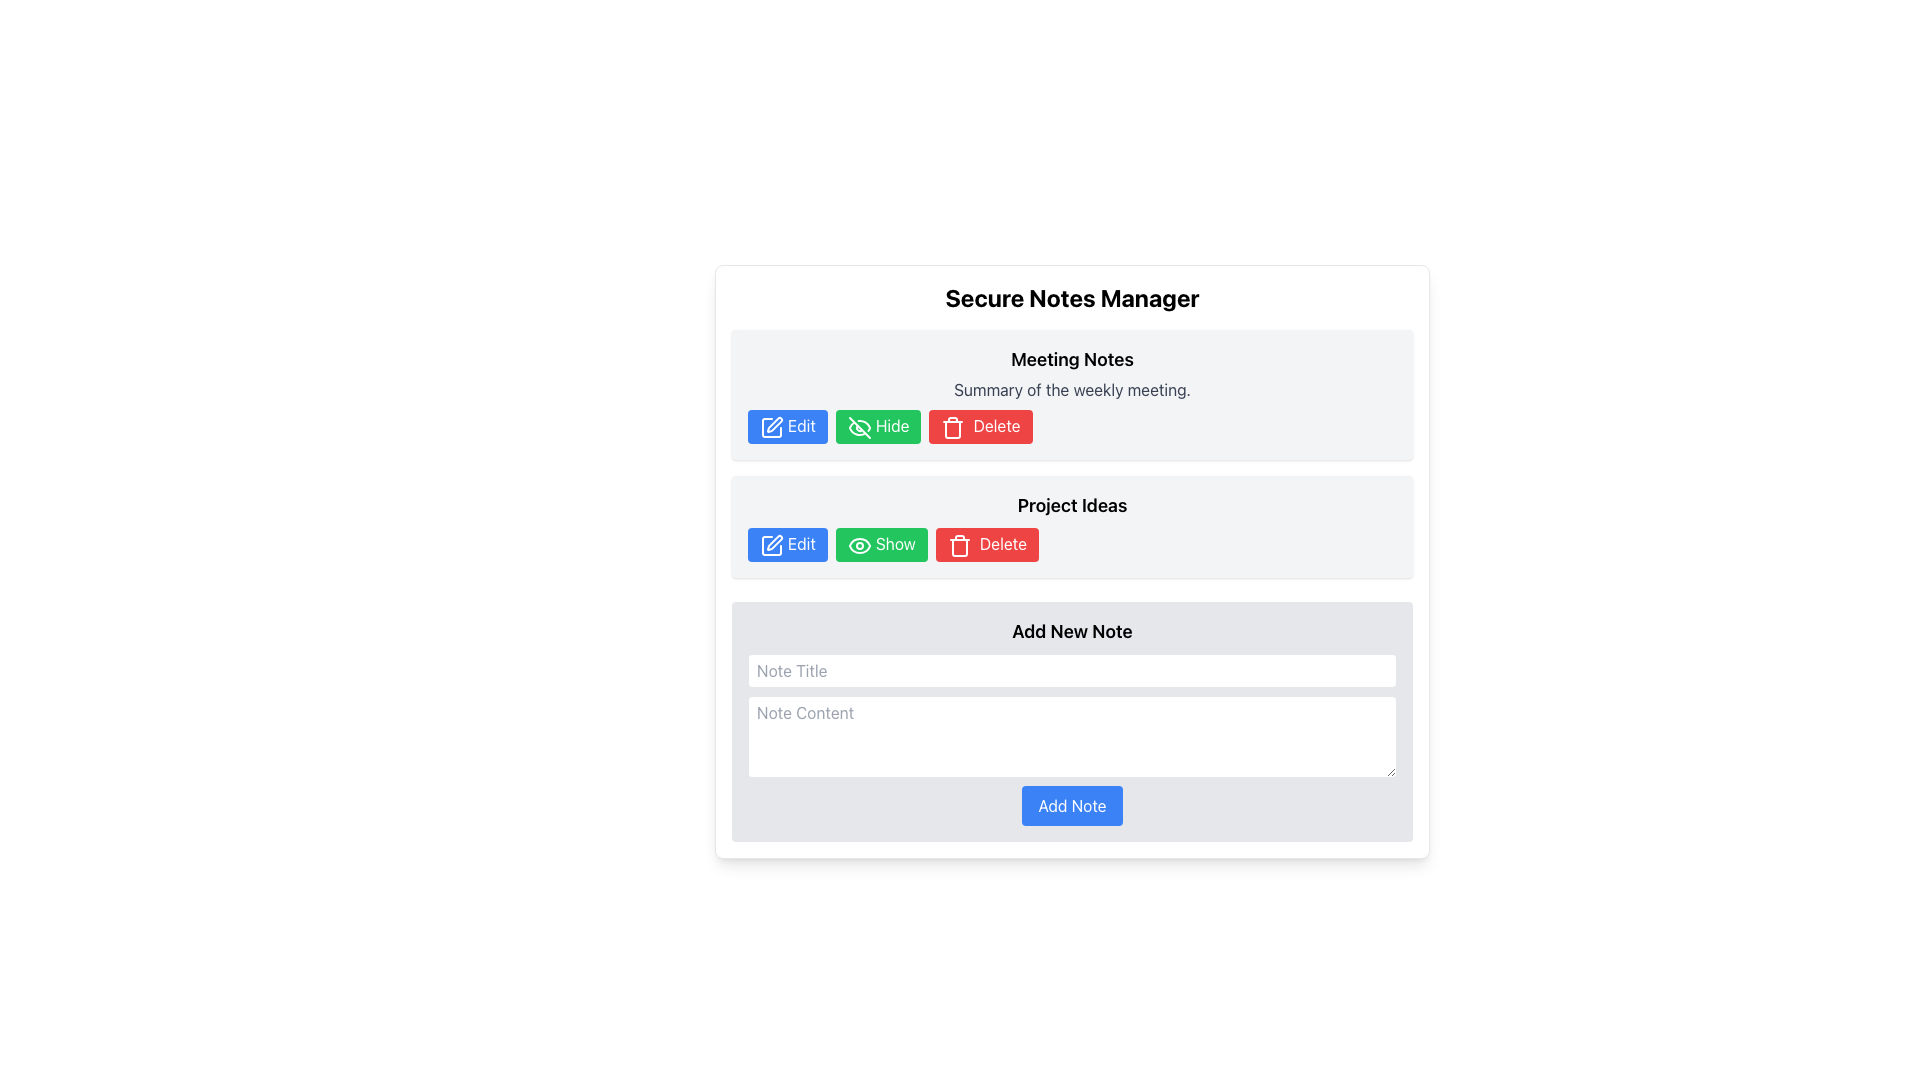 The width and height of the screenshot is (1920, 1080). Describe the element at coordinates (987, 544) in the screenshot. I see `the delete action button, which is the third button in a horizontal row of three buttons located in the 'Project Ideas' section` at that location.